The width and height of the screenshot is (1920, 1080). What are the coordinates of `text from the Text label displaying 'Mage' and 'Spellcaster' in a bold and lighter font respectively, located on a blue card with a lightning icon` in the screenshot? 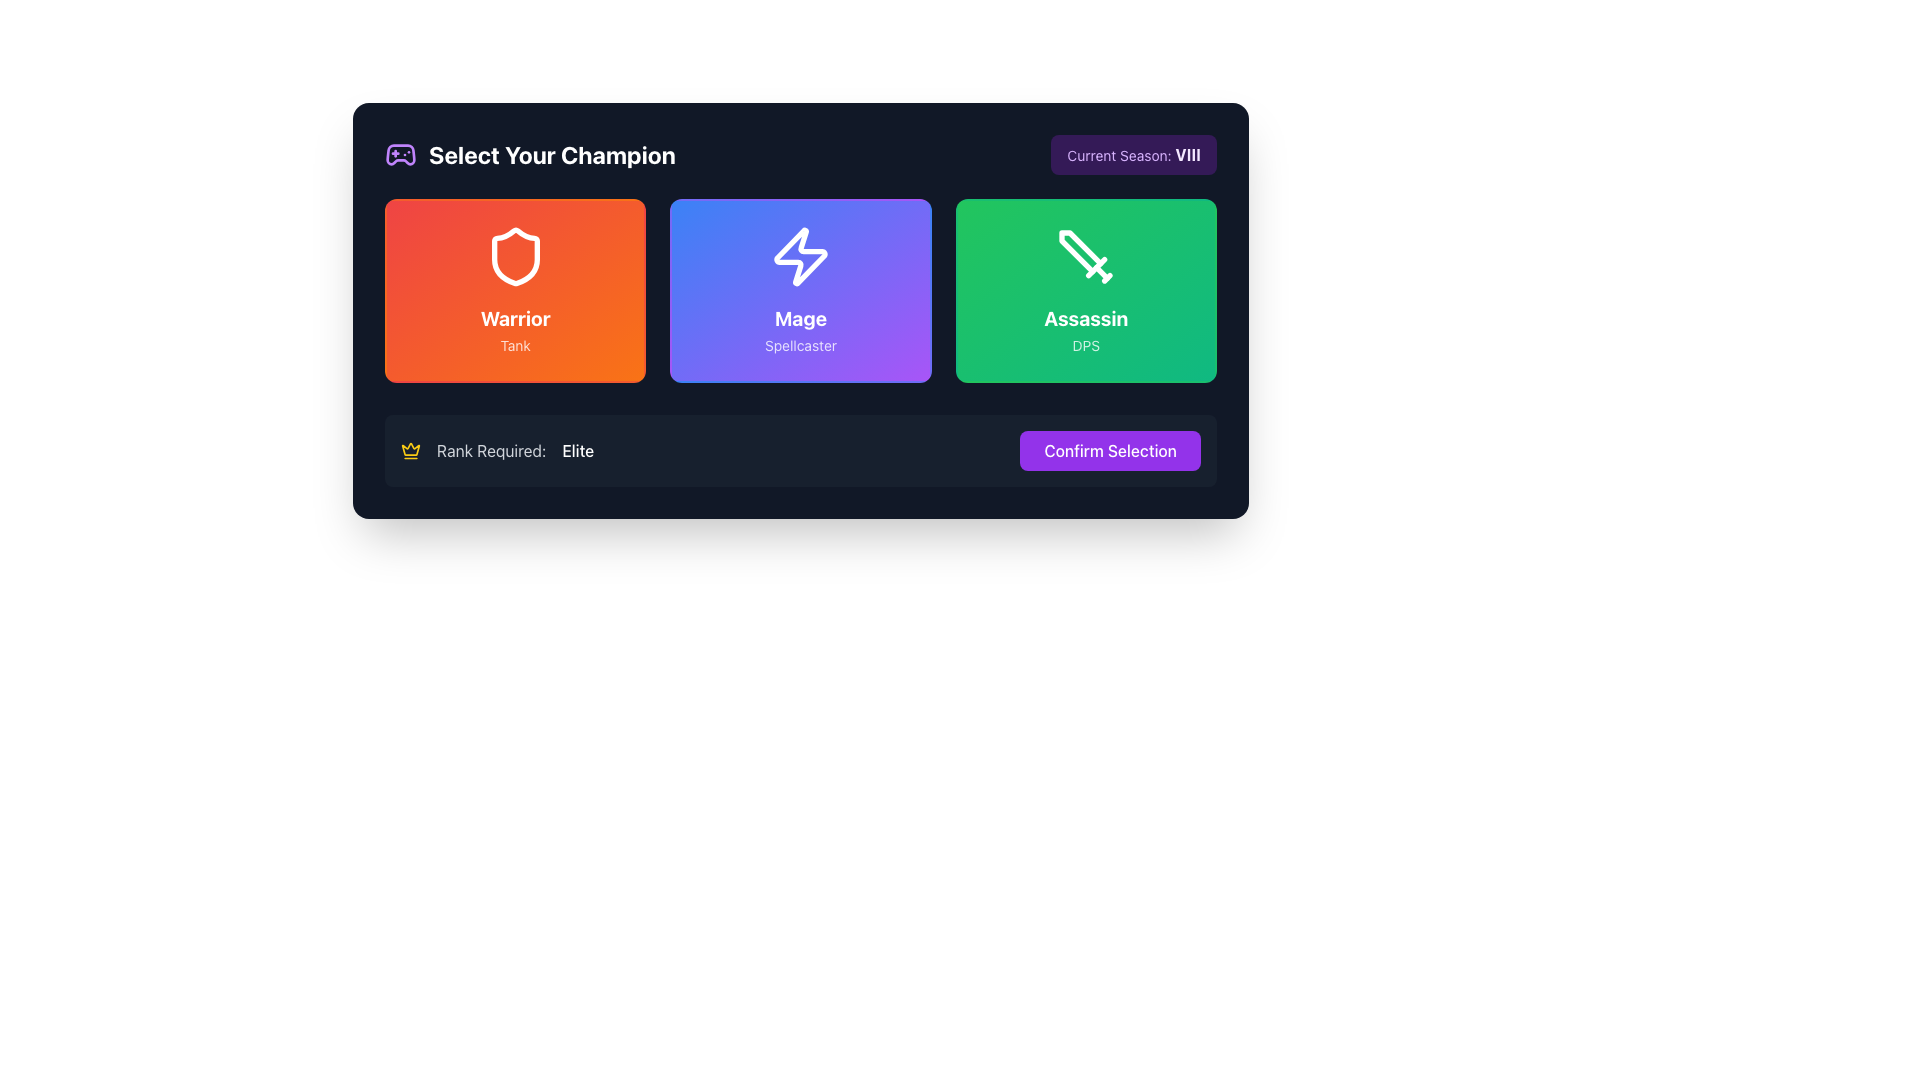 It's located at (801, 330).